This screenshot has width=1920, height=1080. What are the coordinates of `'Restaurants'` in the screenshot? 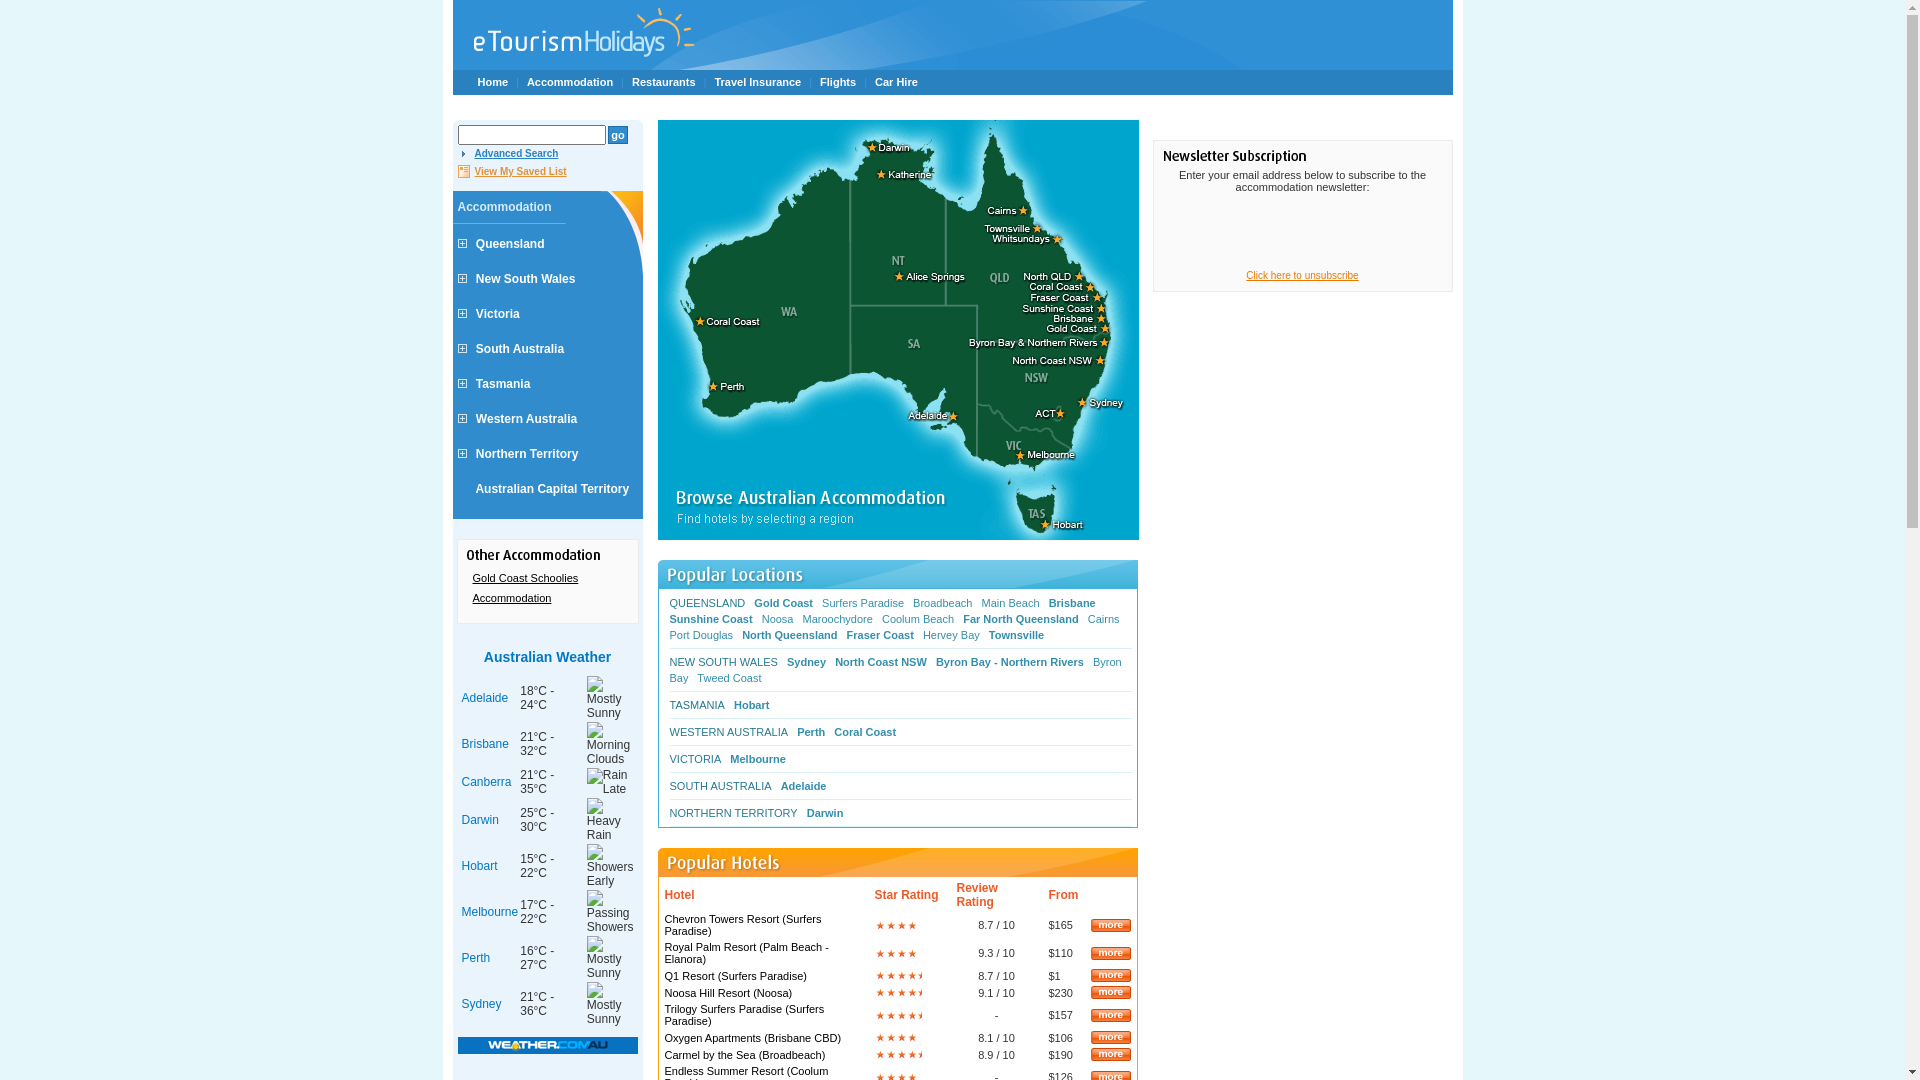 It's located at (663, 81).